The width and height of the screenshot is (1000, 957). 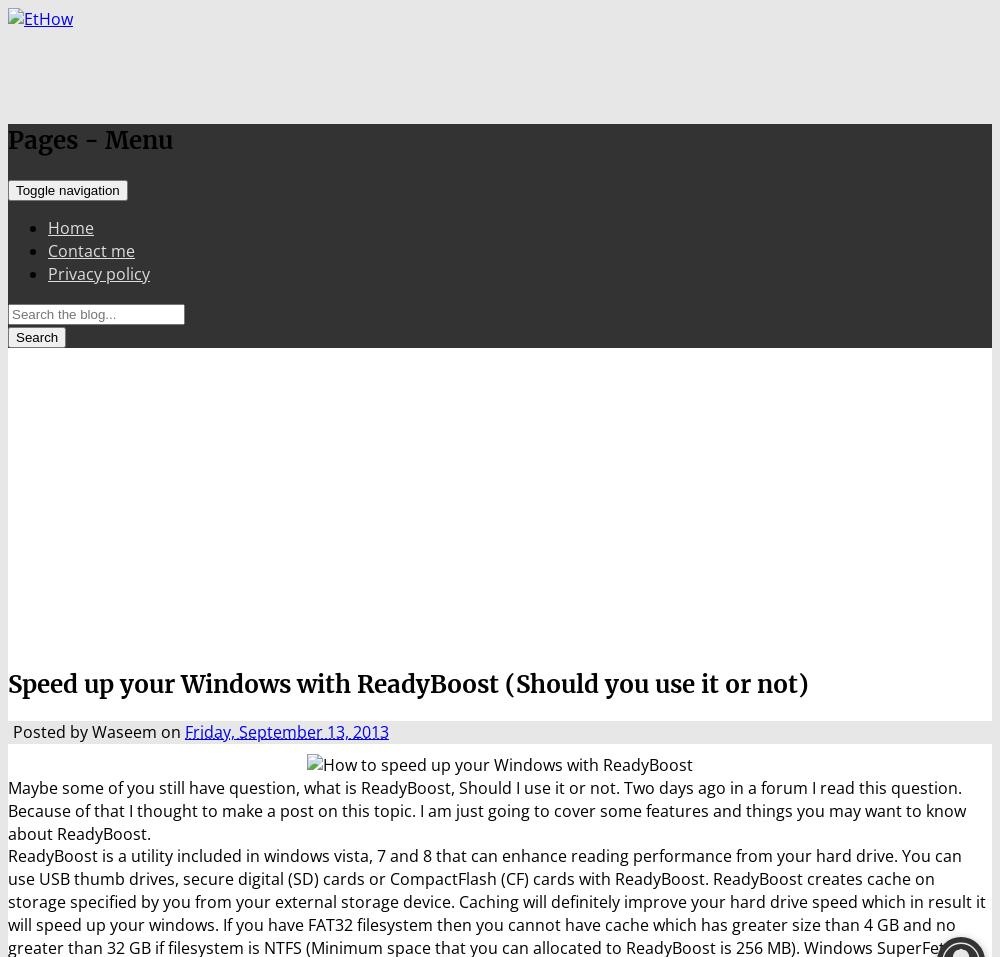 I want to click on 'Speed up your Windows with ReadyBoost (Should you use it or not)', so click(x=408, y=683).